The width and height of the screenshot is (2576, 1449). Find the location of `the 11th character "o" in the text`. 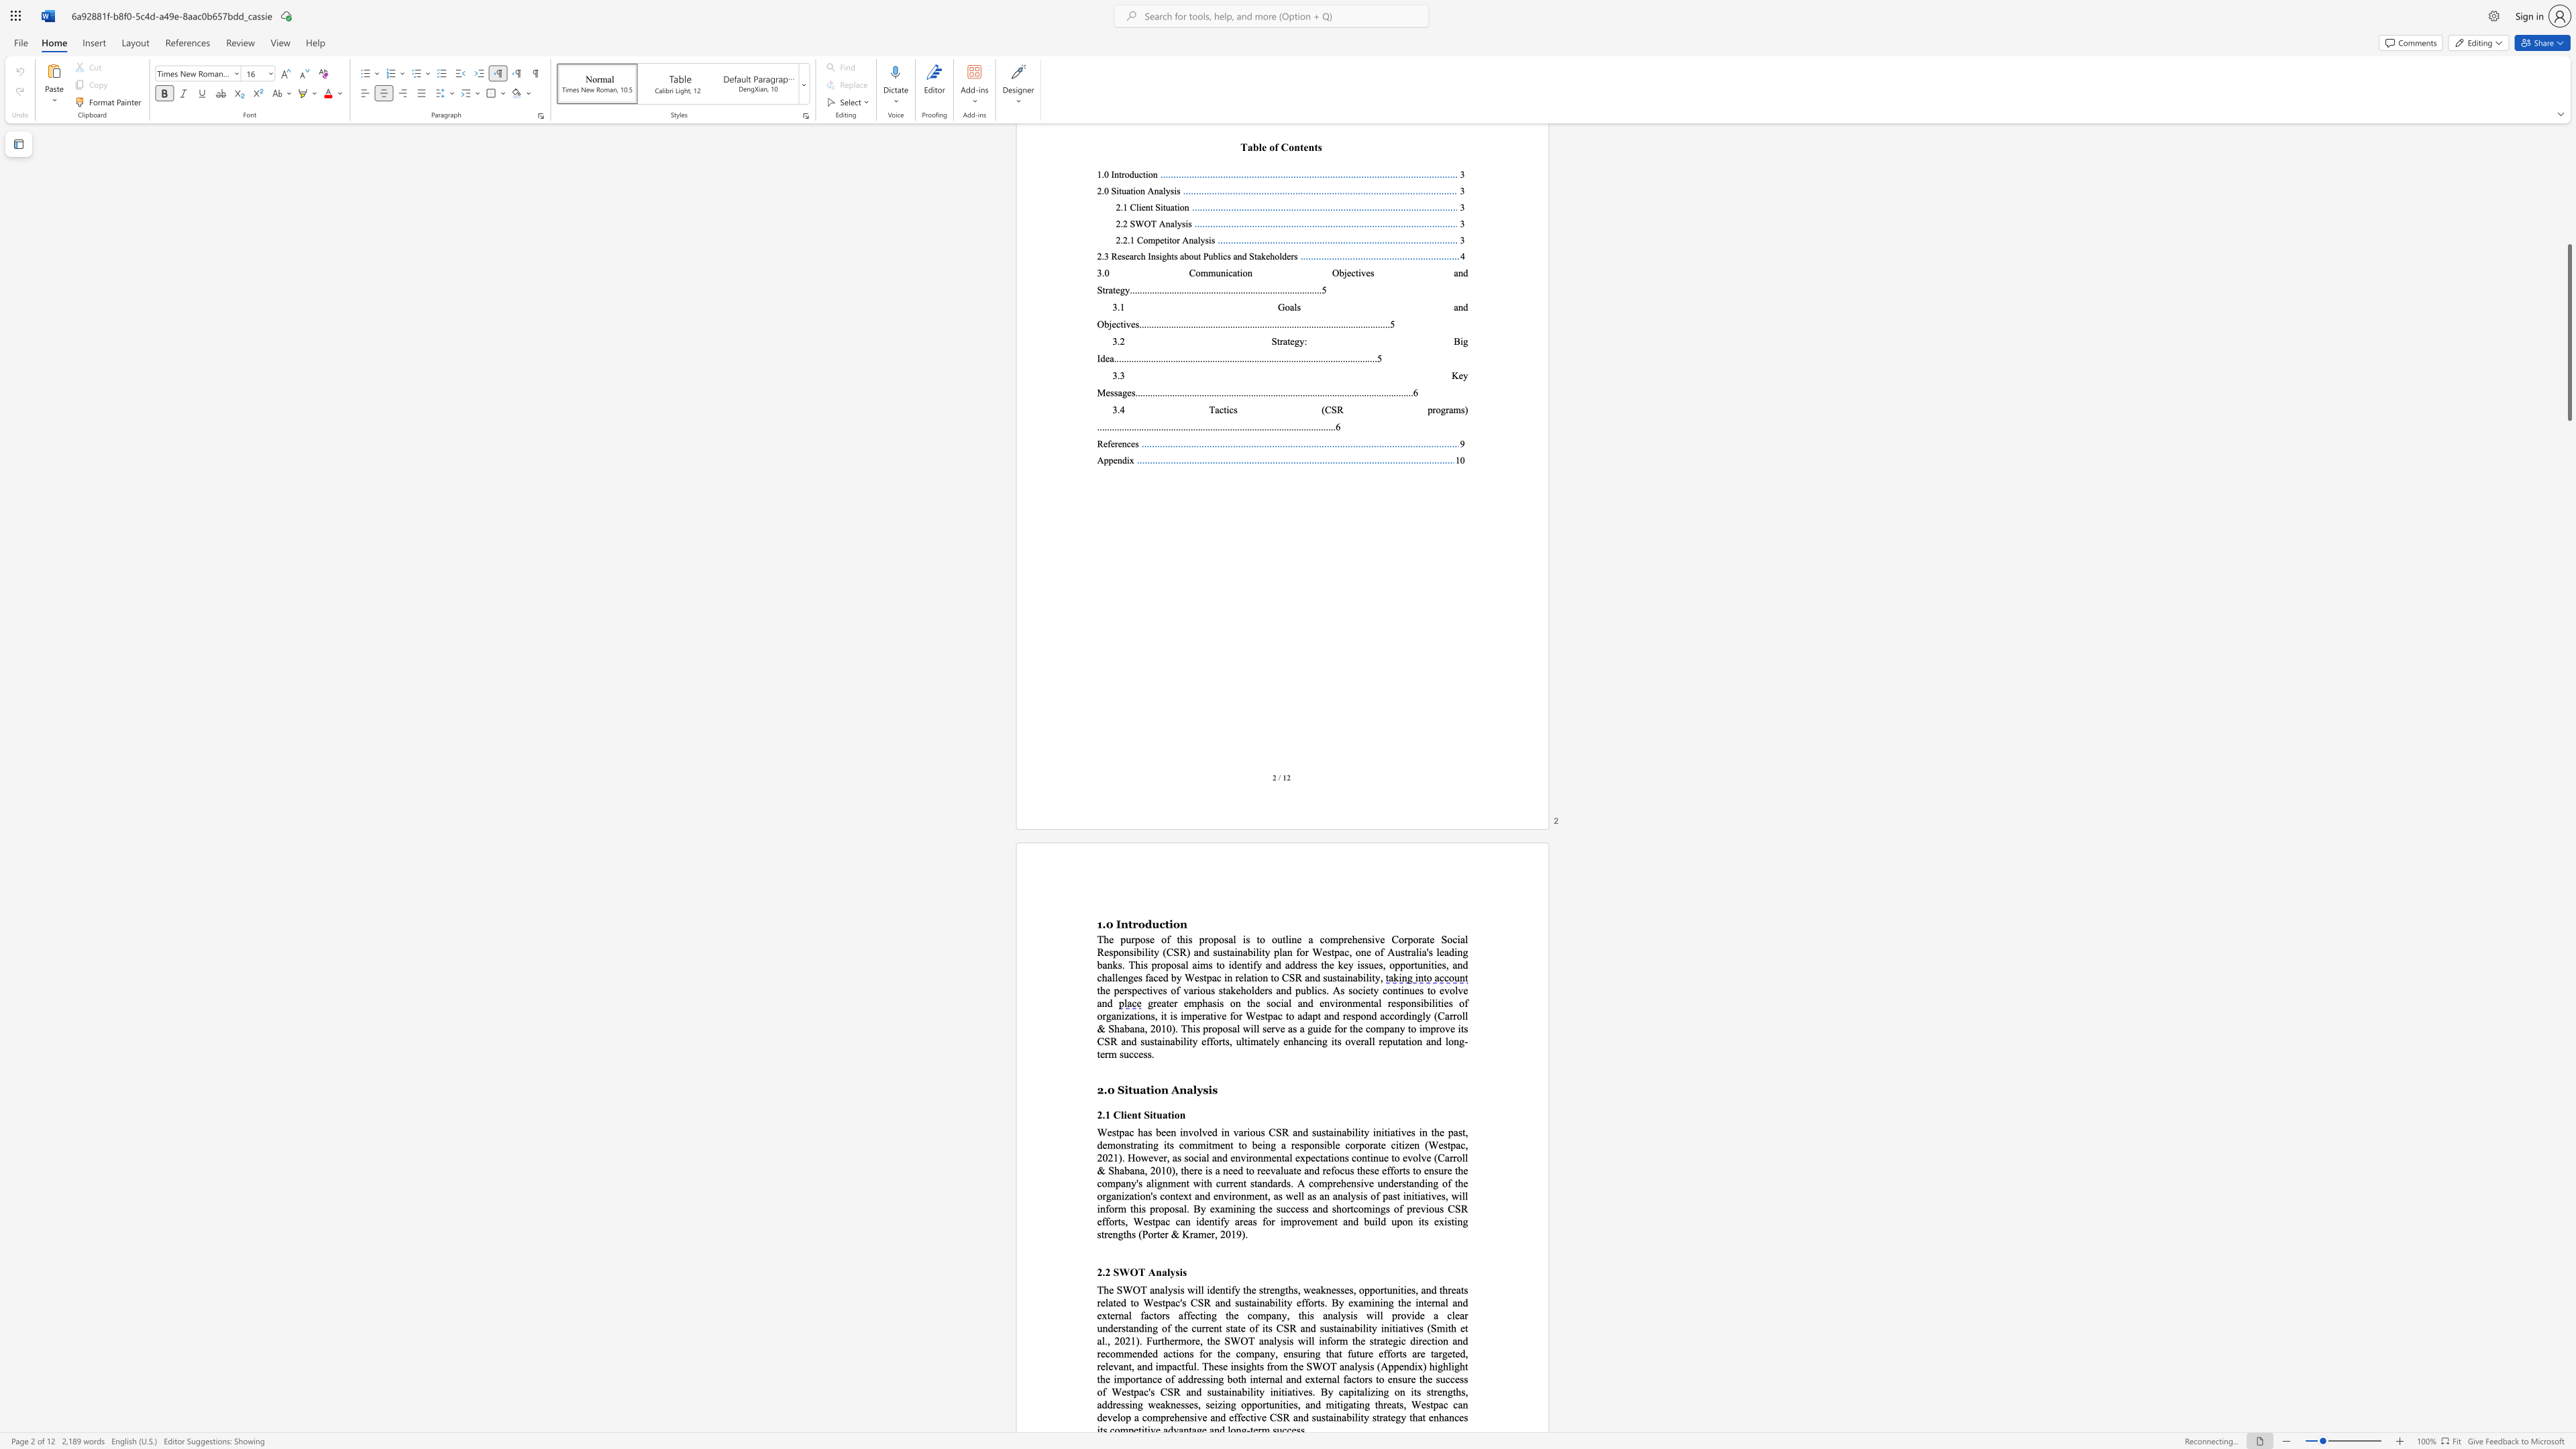

the 11th character "o" in the text is located at coordinates (1104, 1182).